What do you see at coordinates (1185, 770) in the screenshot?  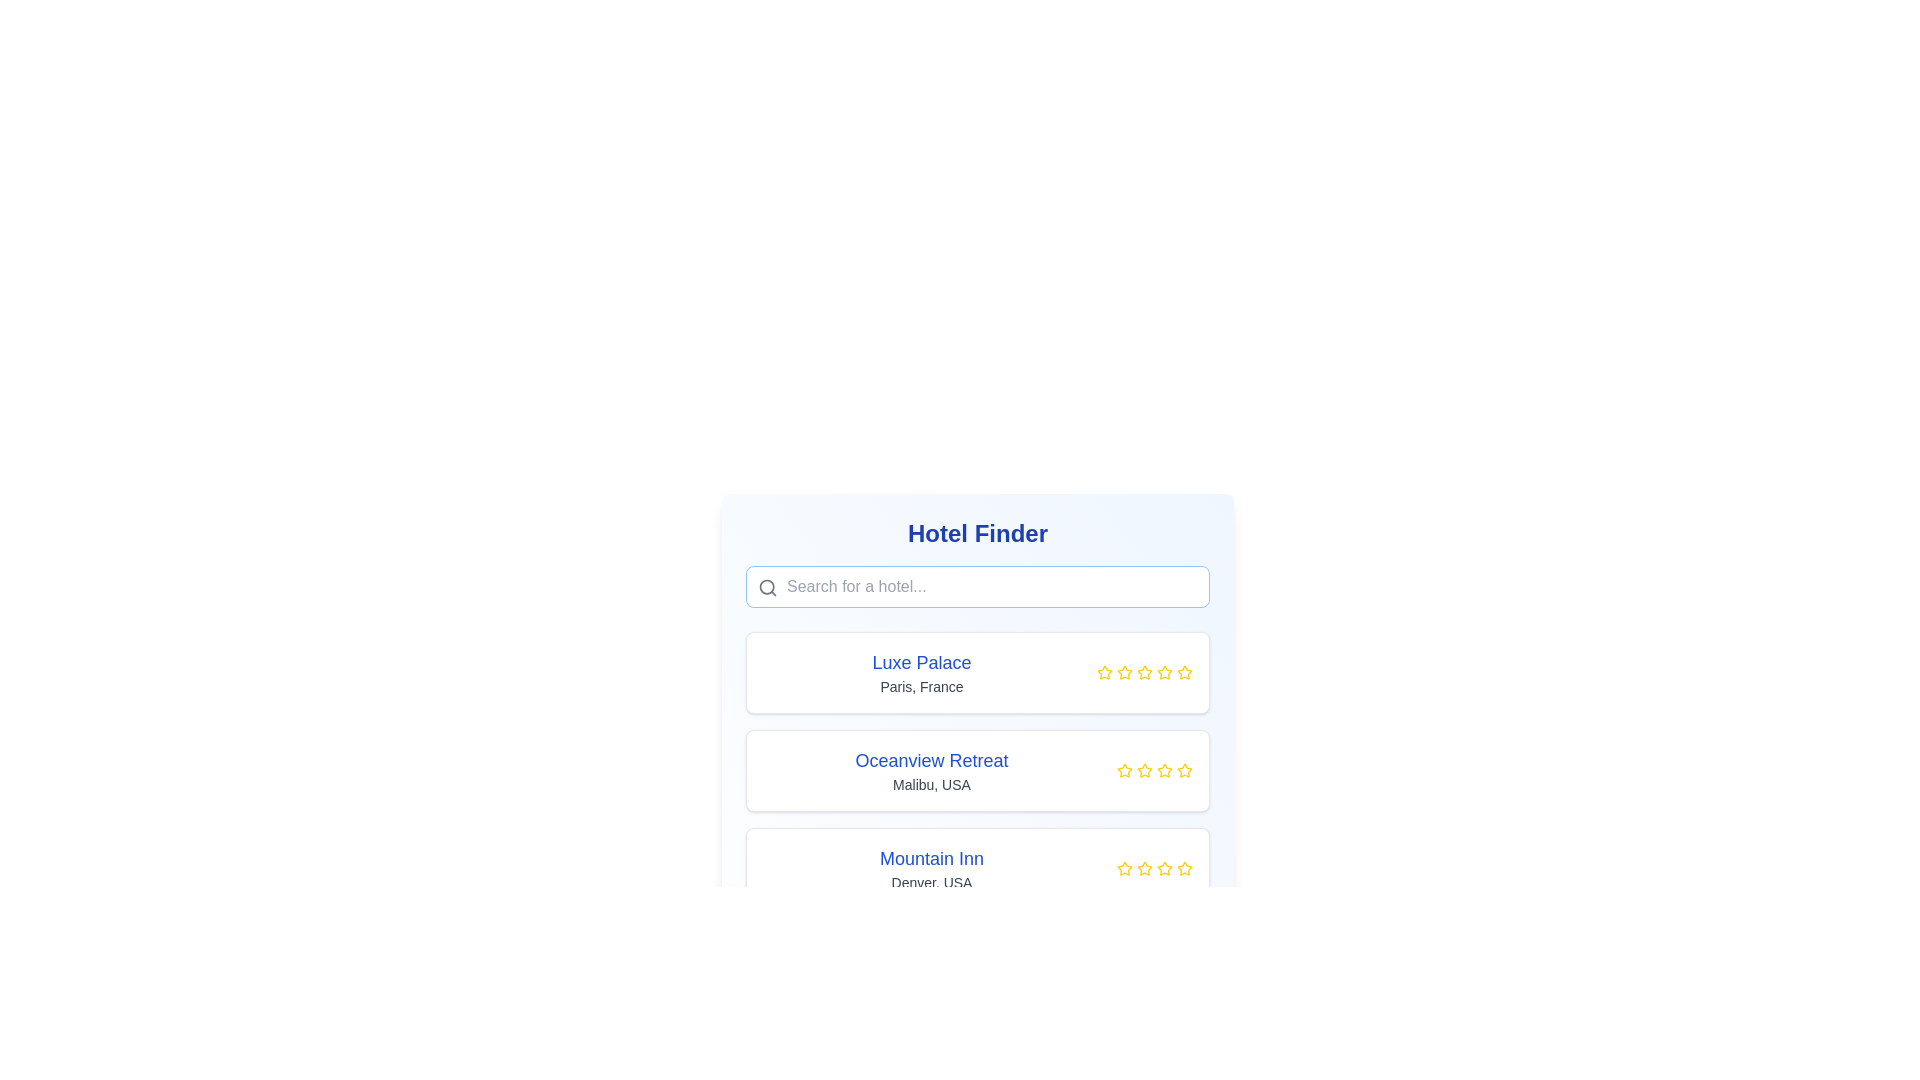 I see `the fifth rating star in the user rating system for 'Oceanview Retreat'` at bounding box center [1185, 770].